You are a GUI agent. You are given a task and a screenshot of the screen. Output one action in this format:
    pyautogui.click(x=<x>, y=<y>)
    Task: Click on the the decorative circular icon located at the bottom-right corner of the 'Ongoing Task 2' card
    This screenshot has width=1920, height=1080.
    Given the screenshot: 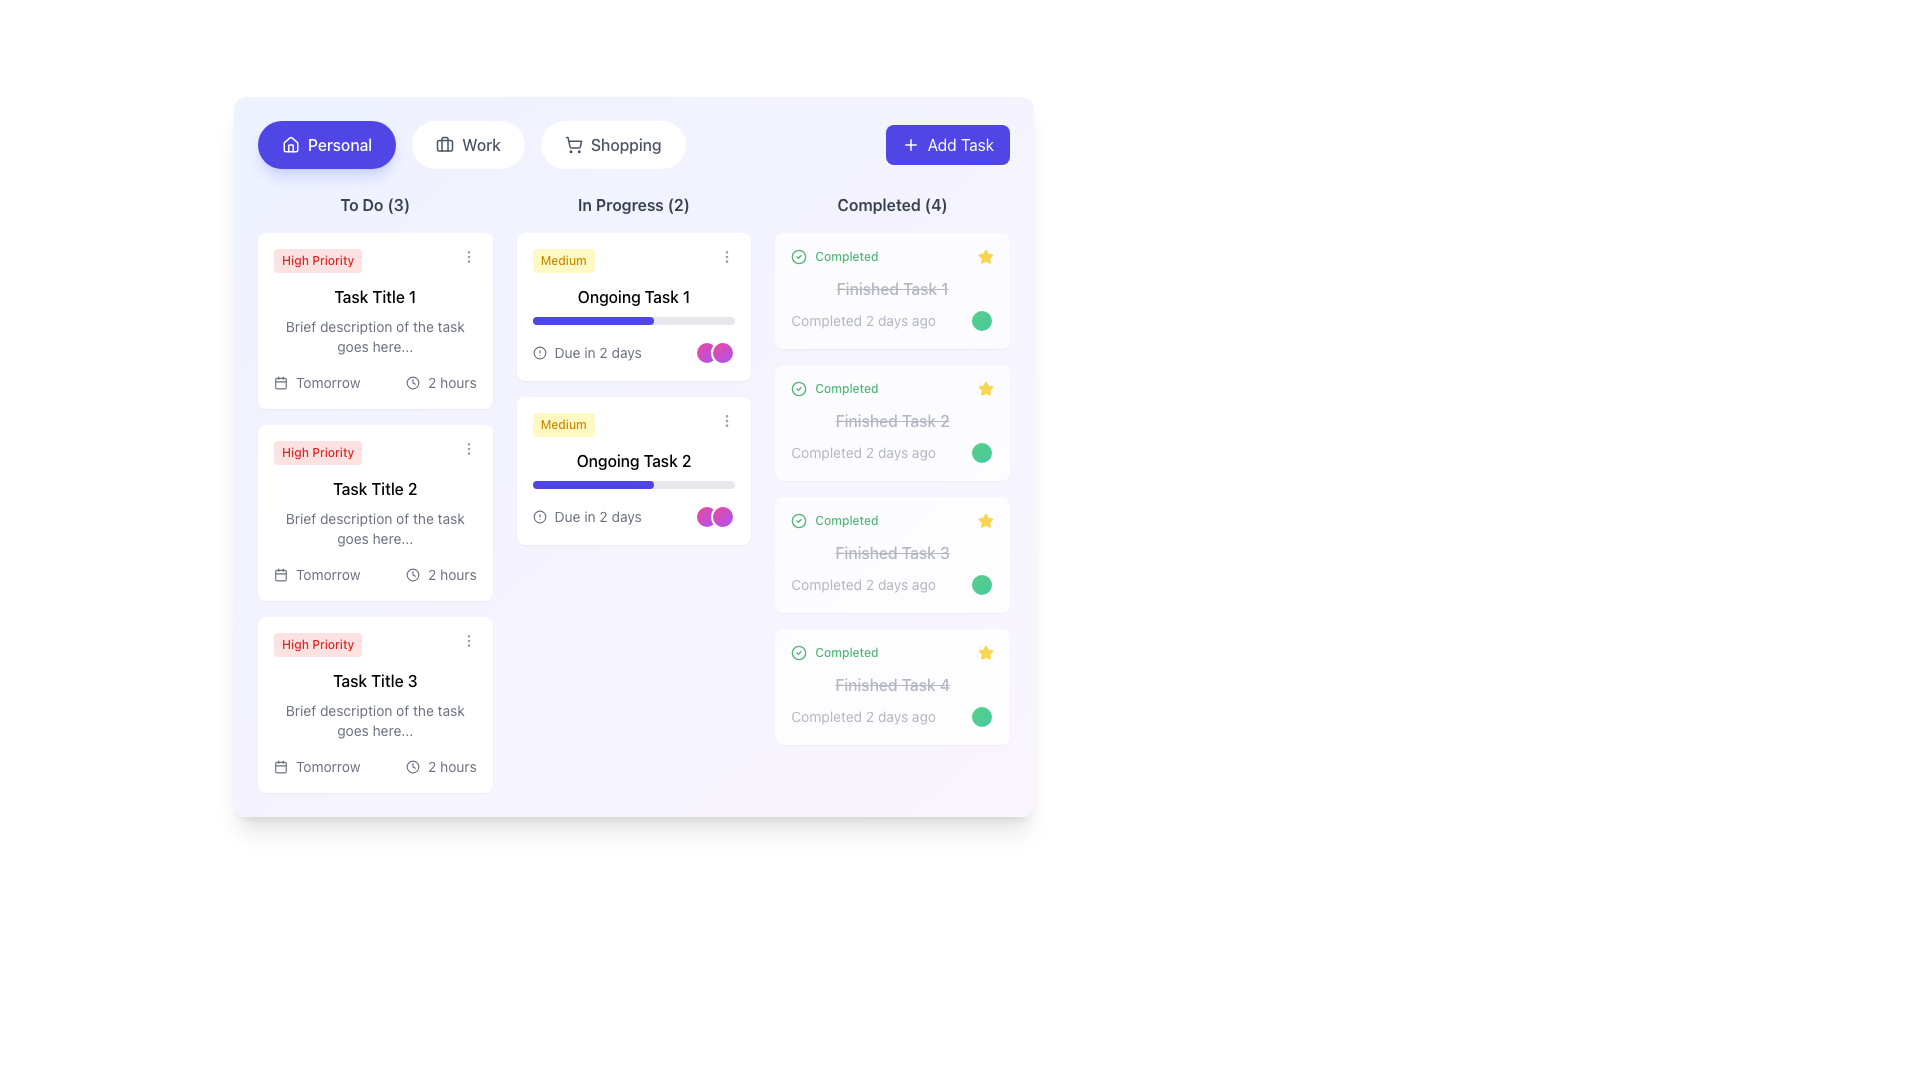 What is the action you would take?
    pyautogui.click(x=722, y=515)
    